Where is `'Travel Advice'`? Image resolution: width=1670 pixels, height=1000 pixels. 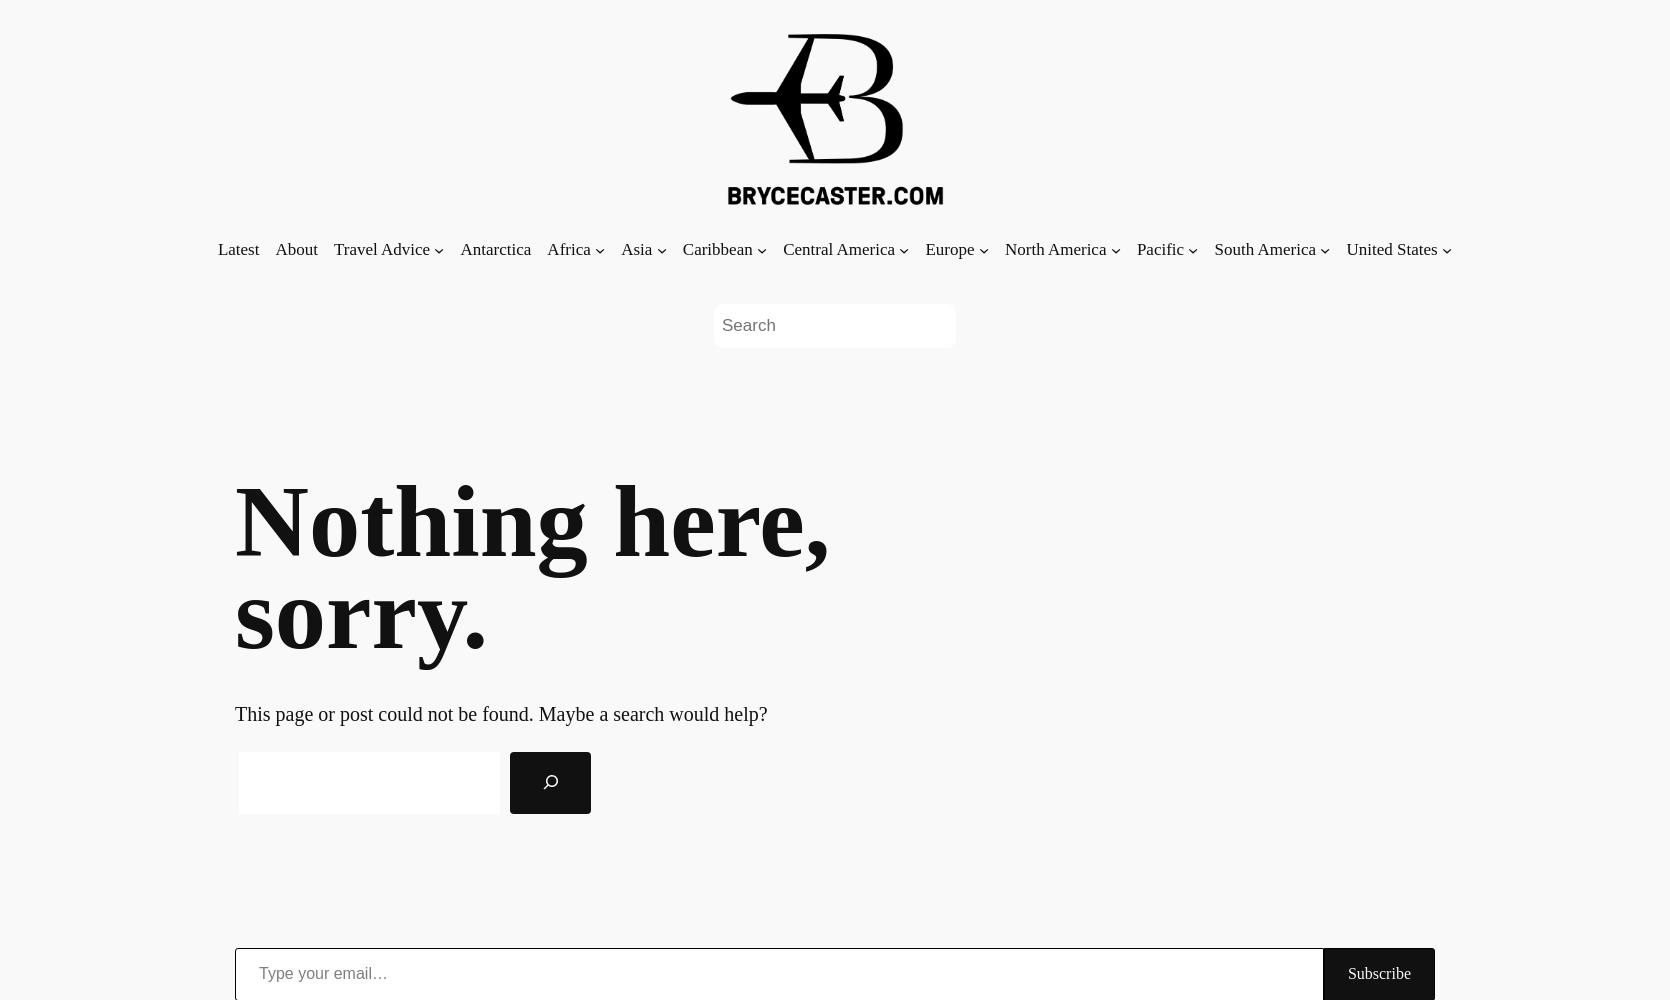 'Travel Advice' is located at coordinates (381, 248).